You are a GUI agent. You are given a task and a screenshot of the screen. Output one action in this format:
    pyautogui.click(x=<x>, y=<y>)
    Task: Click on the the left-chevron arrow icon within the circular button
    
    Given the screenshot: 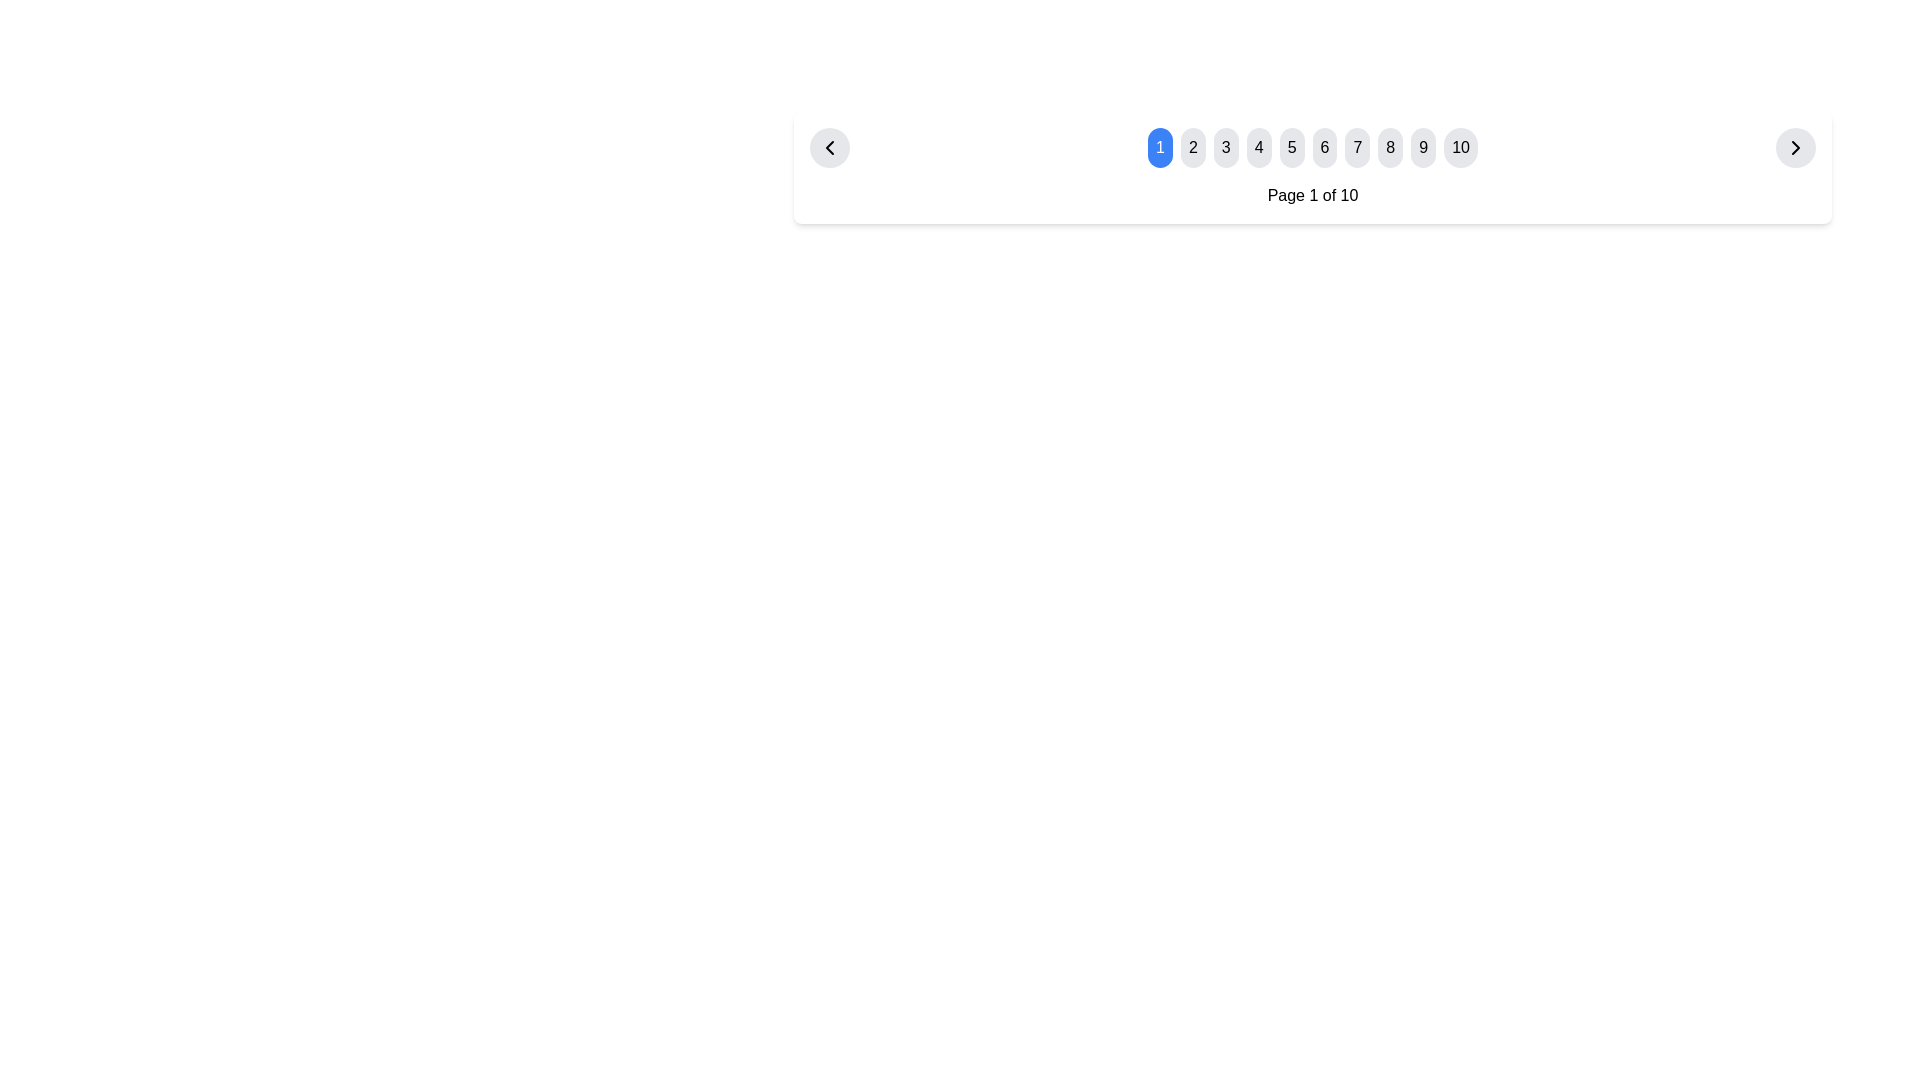 What is the action you would take?
    pyautogui.click(x=830, y=146)
    